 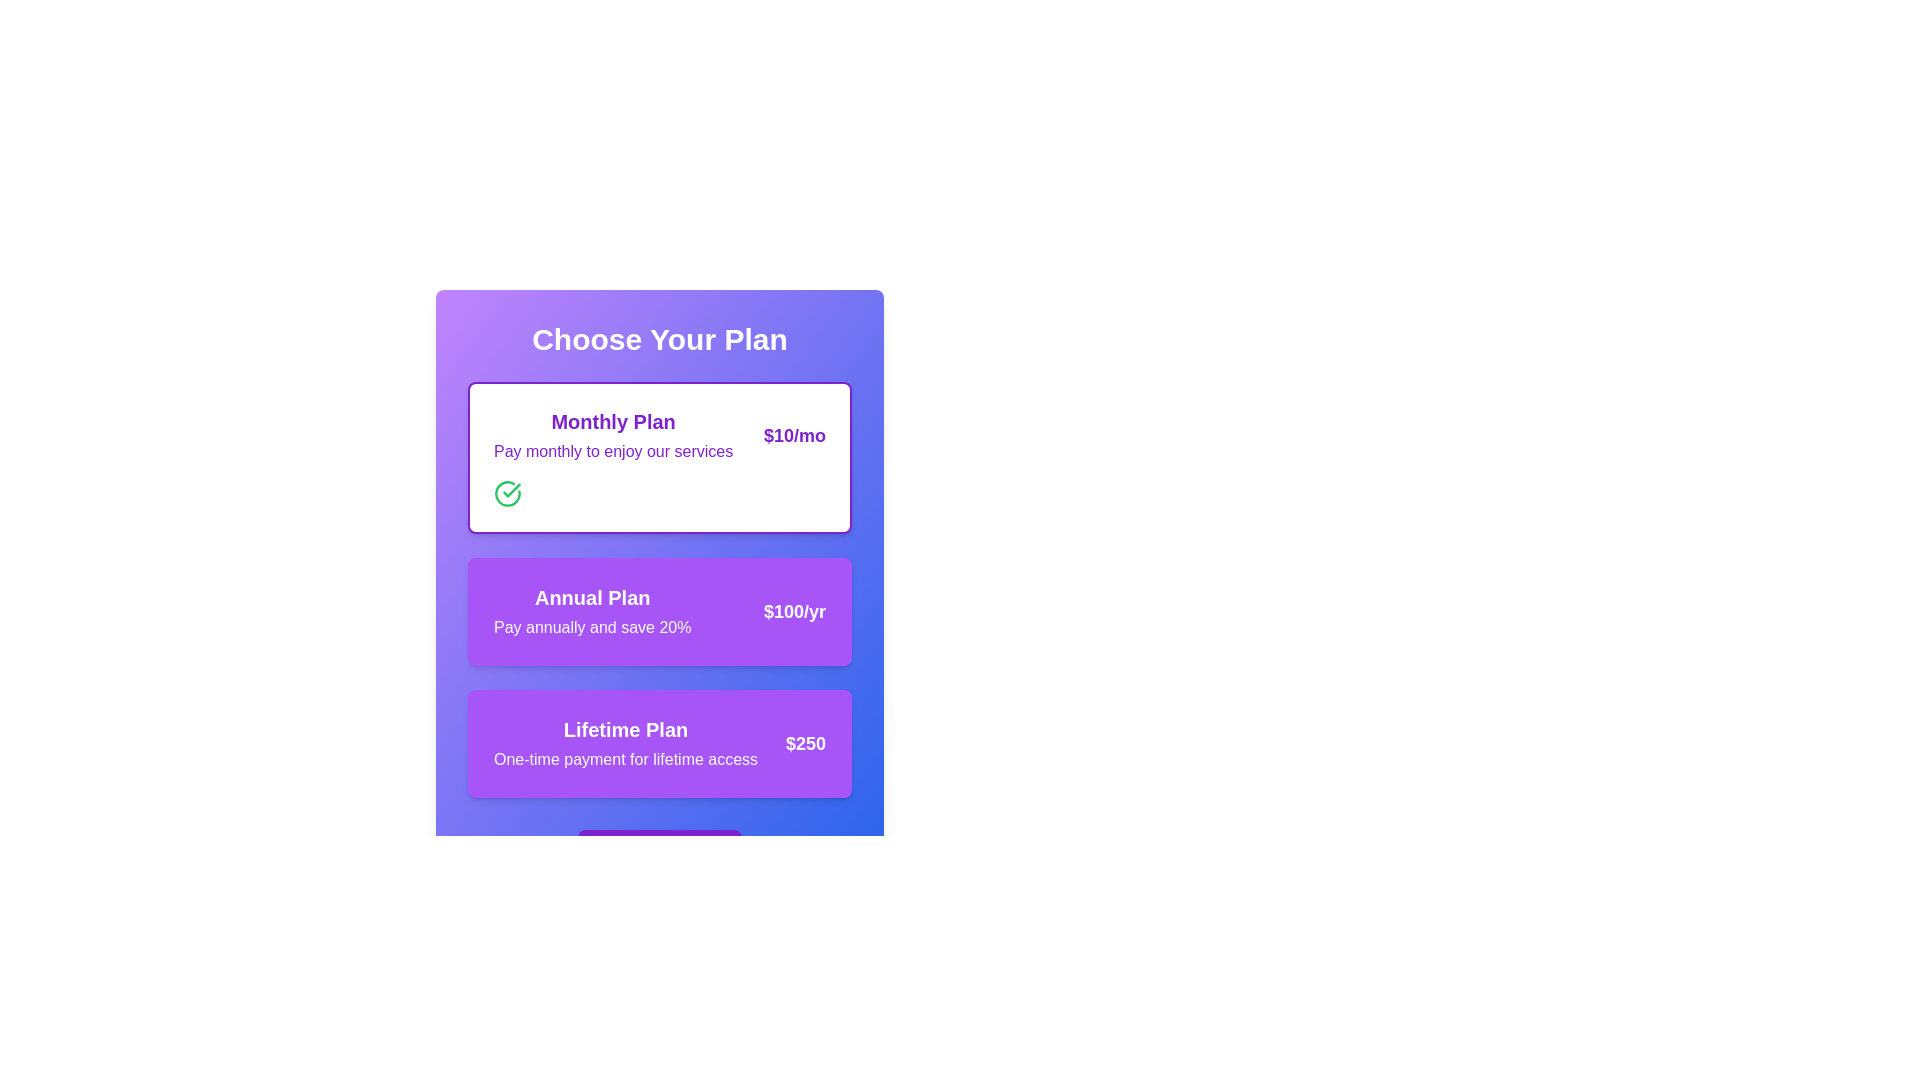 What do you see at coordinates (512, 490) in the screenshot?
I see `the lower section of the checkmark icon in the 'Monthly Plan' card to observe its details` at bounding box center [512, 490].